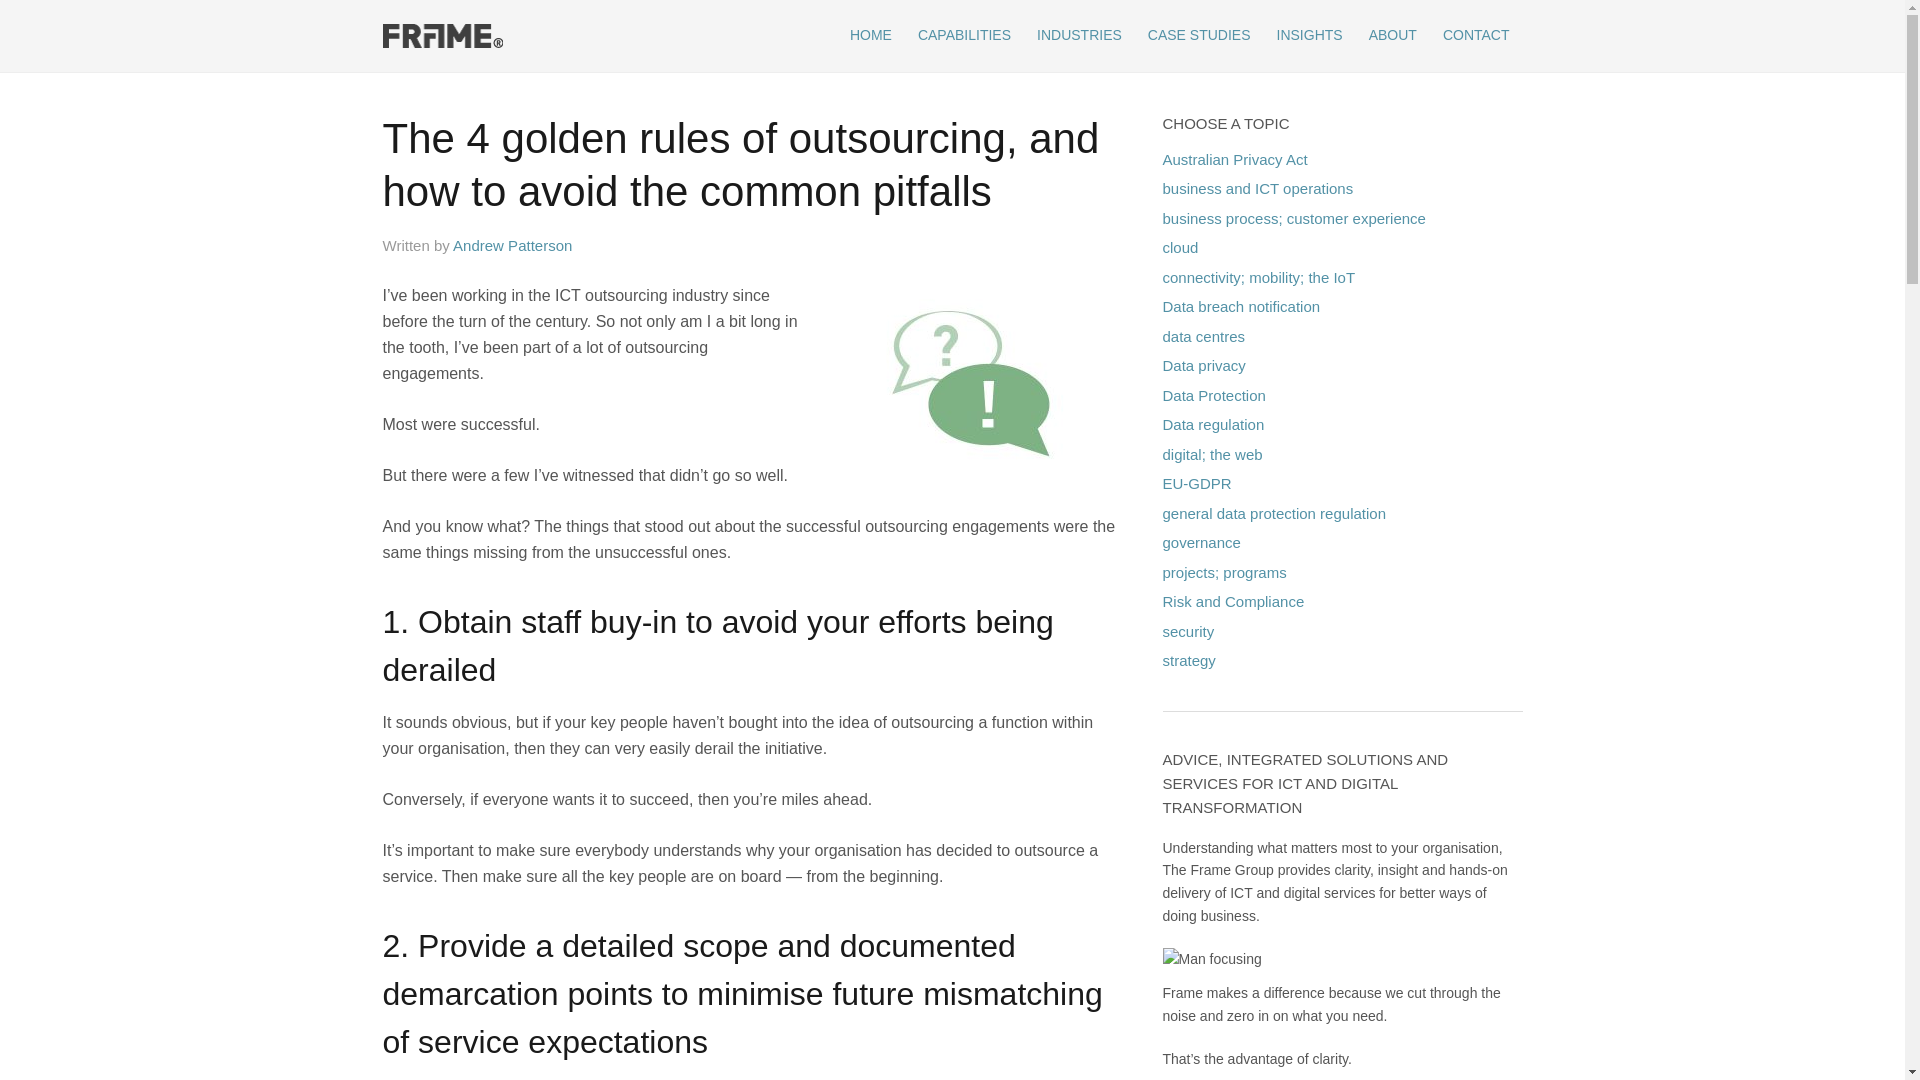 This screenshot has width=1920, height=1080. Describe the element at coordinates (1188, 660) in the screenshot. I see `'strategy'` at that location.